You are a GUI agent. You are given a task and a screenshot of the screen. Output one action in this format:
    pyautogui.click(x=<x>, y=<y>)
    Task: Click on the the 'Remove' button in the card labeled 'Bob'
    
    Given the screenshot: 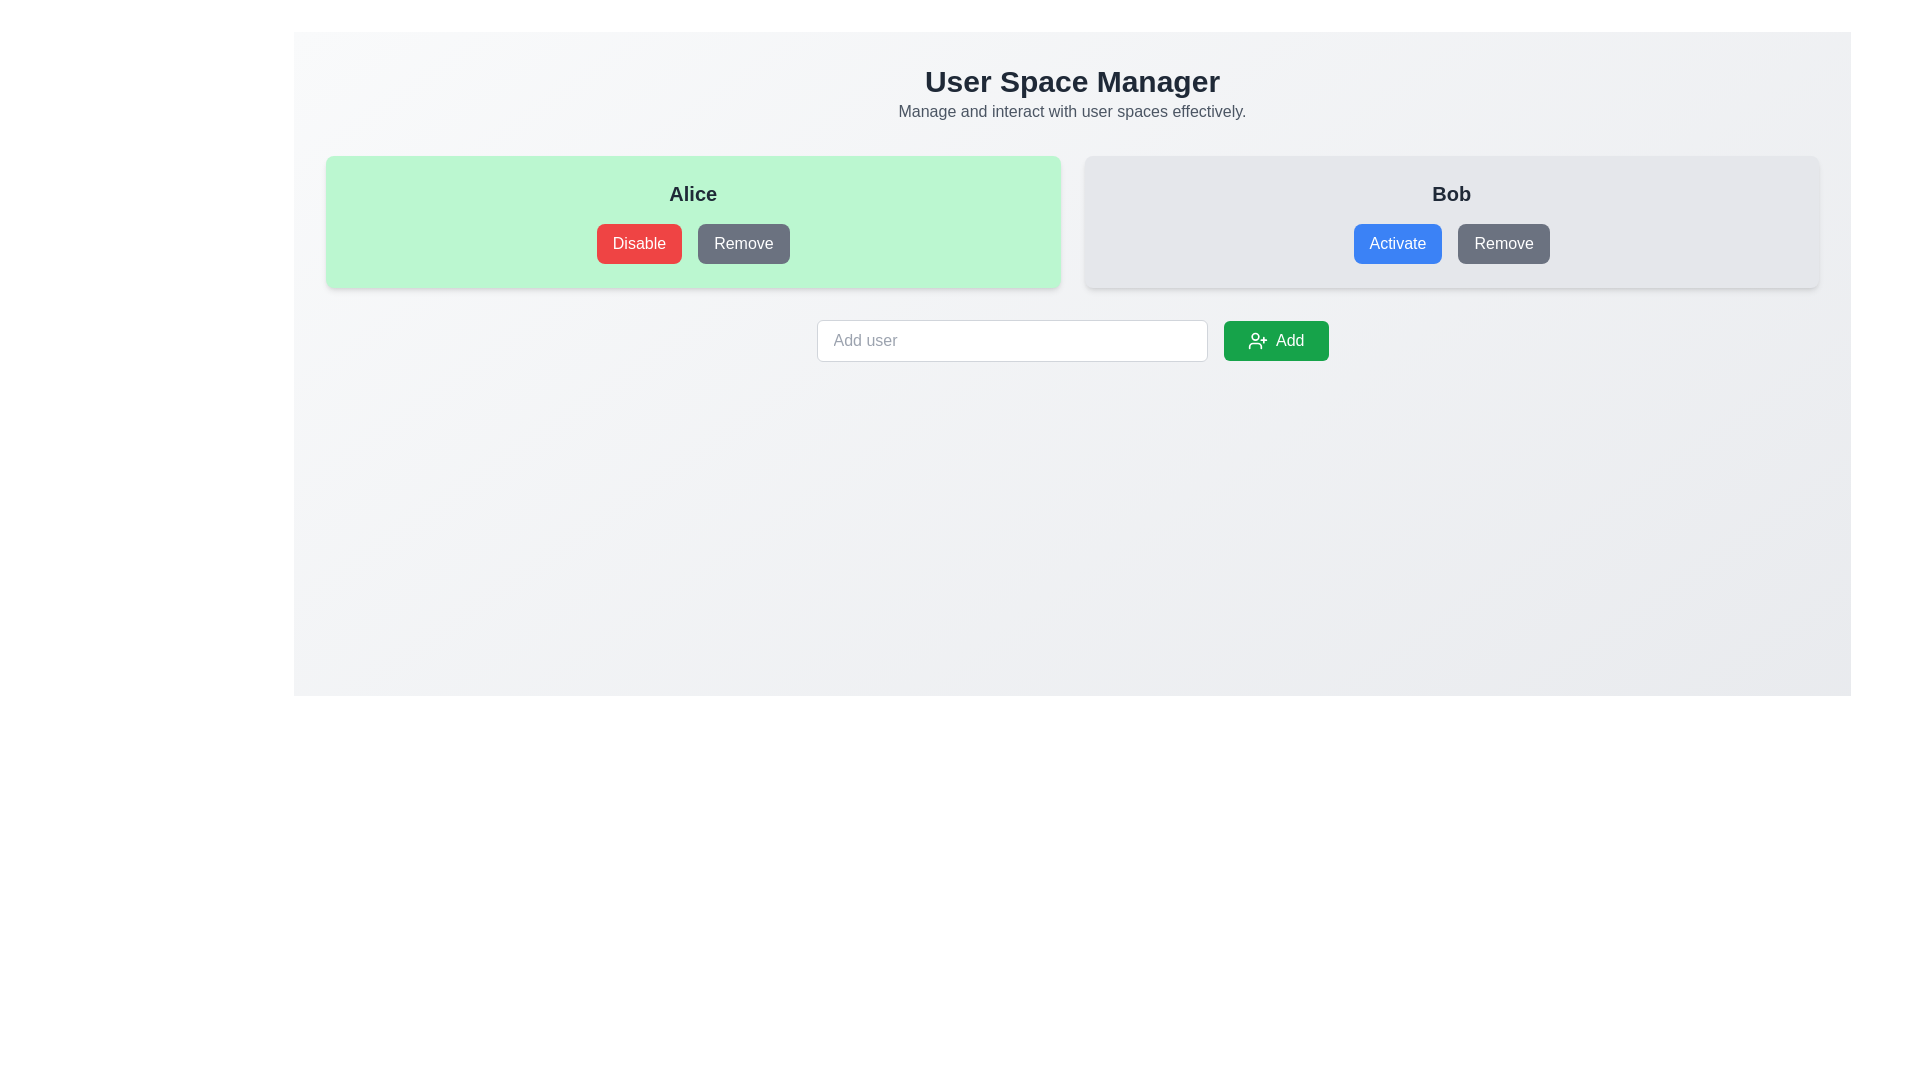 What is the action you would take?
    pyautogui.click(x=1451, y=222)
    